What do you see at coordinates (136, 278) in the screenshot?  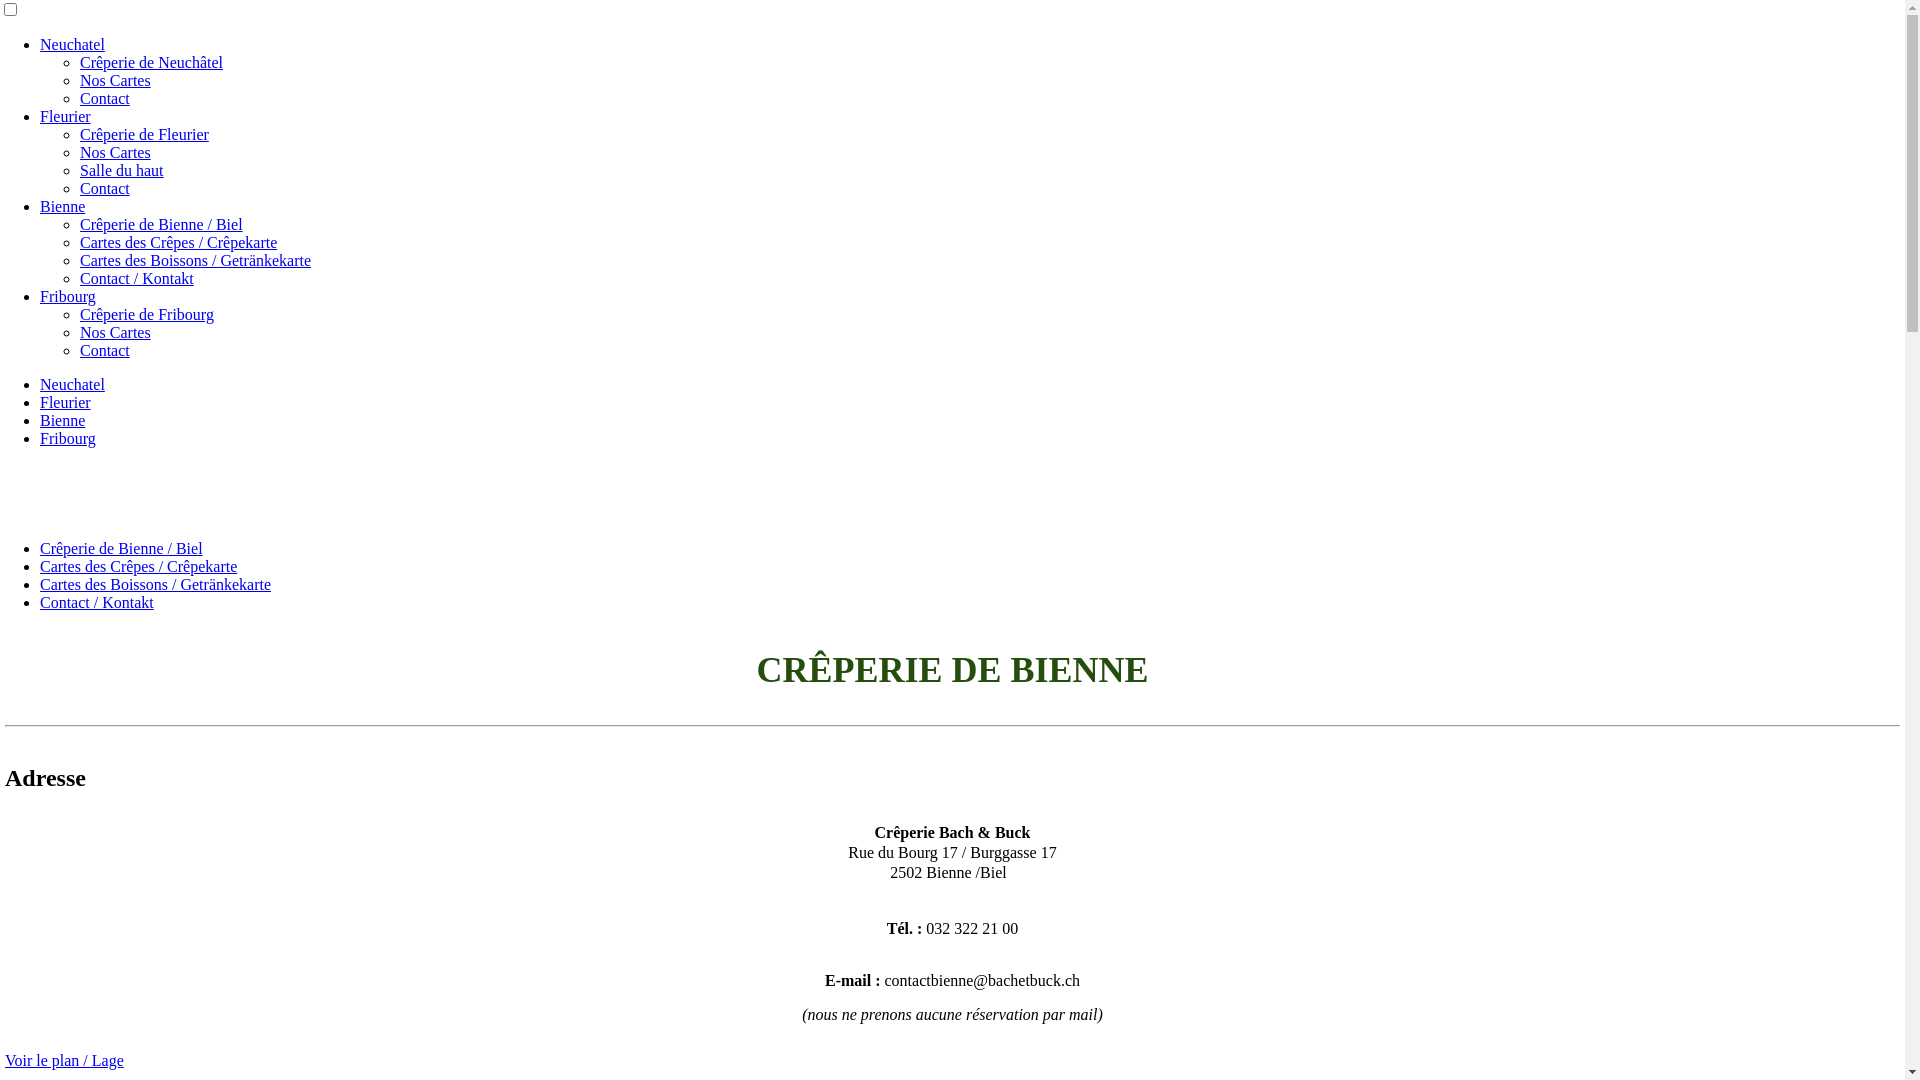 I see `'Contact / Kontakt'` at bounding box center [136, 278].